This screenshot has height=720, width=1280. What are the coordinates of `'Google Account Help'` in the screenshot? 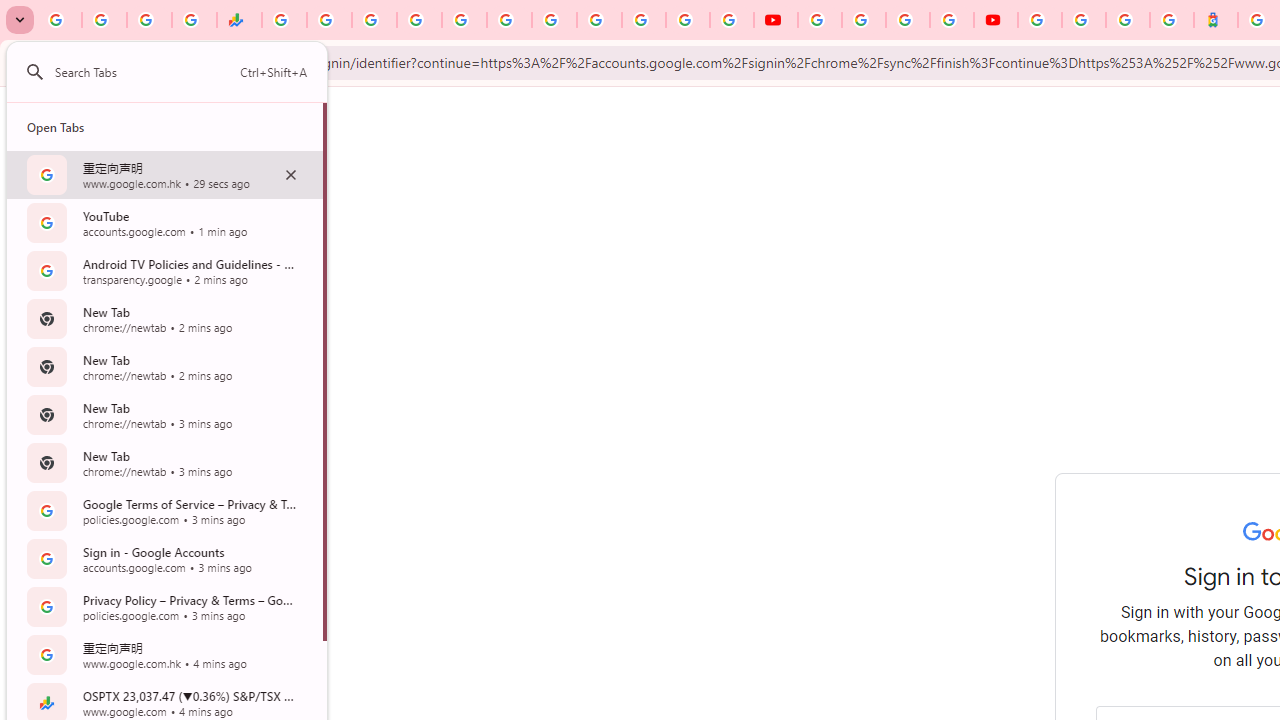 It's located at (864, 20).